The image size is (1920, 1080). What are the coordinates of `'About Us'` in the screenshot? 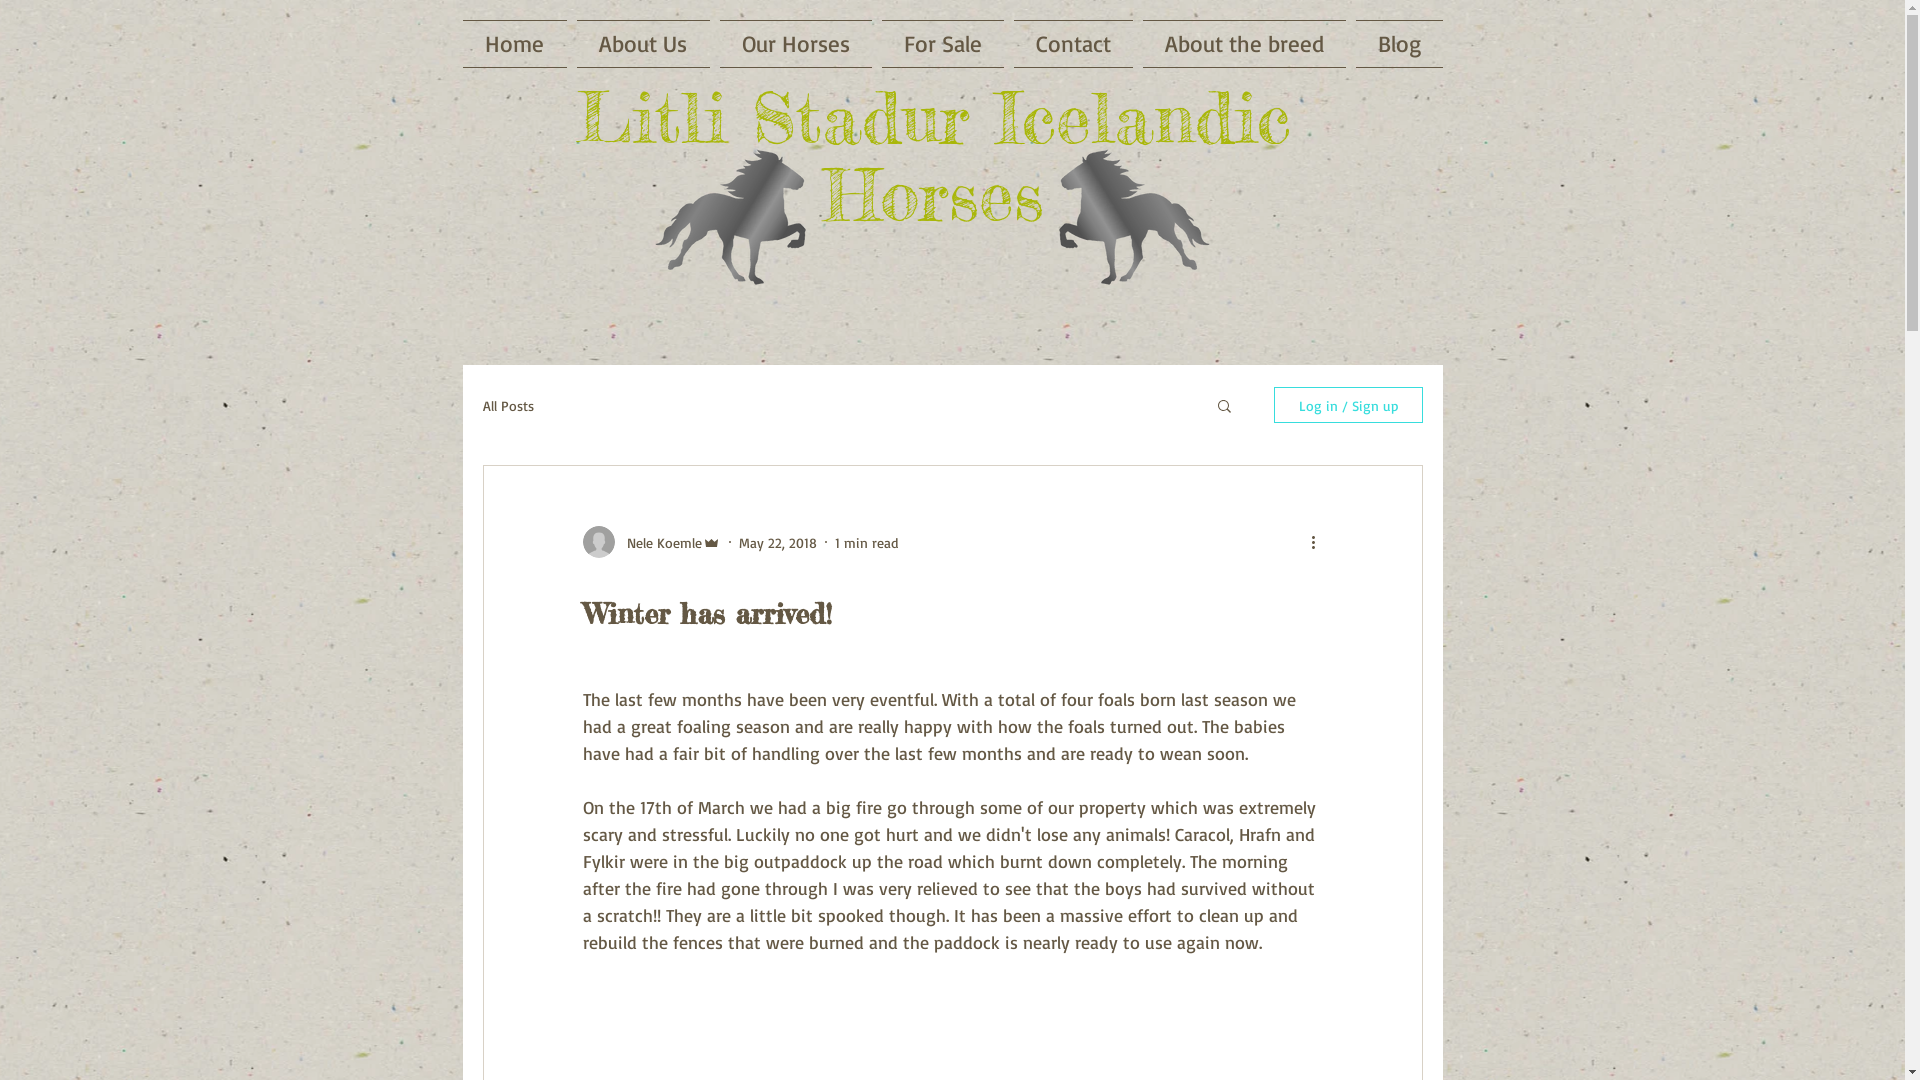 It's located at (643, 43).